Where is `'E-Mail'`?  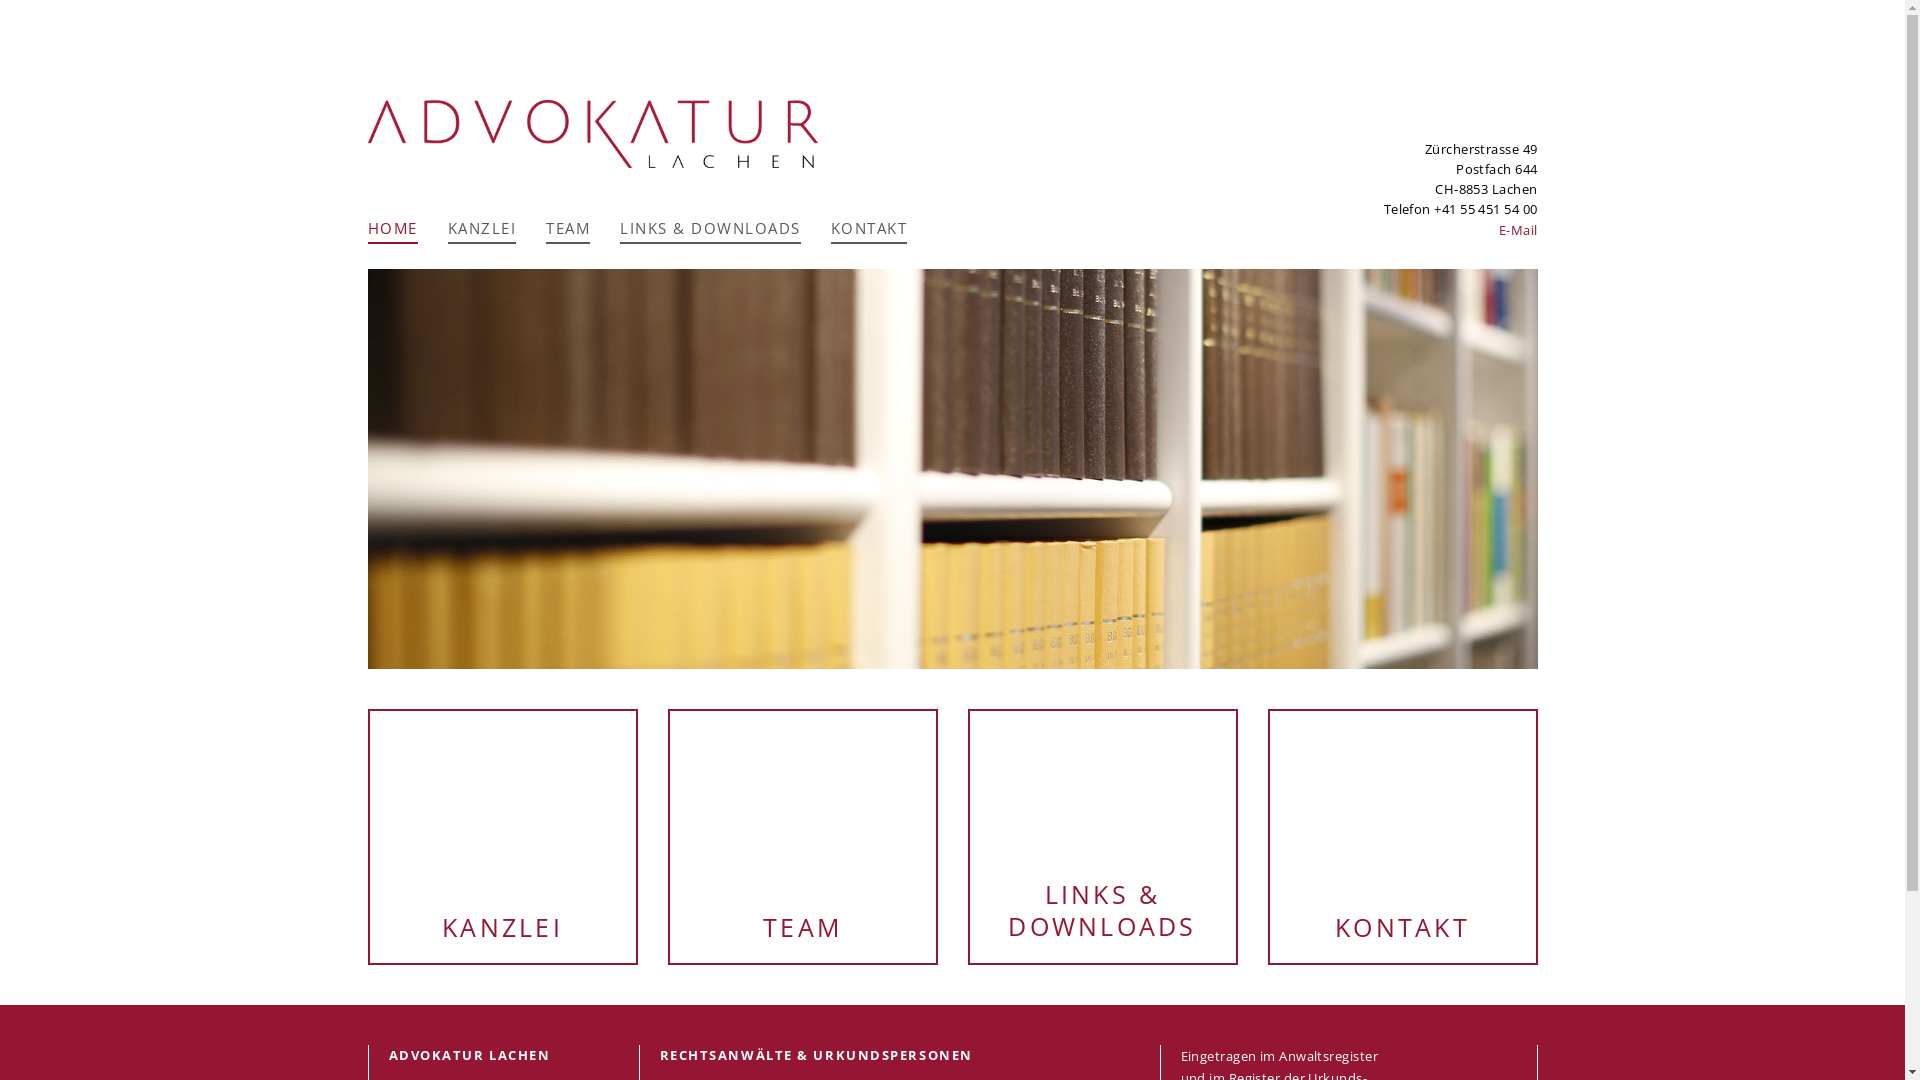 'E-Mail' is located at coordinates (1518, 229).